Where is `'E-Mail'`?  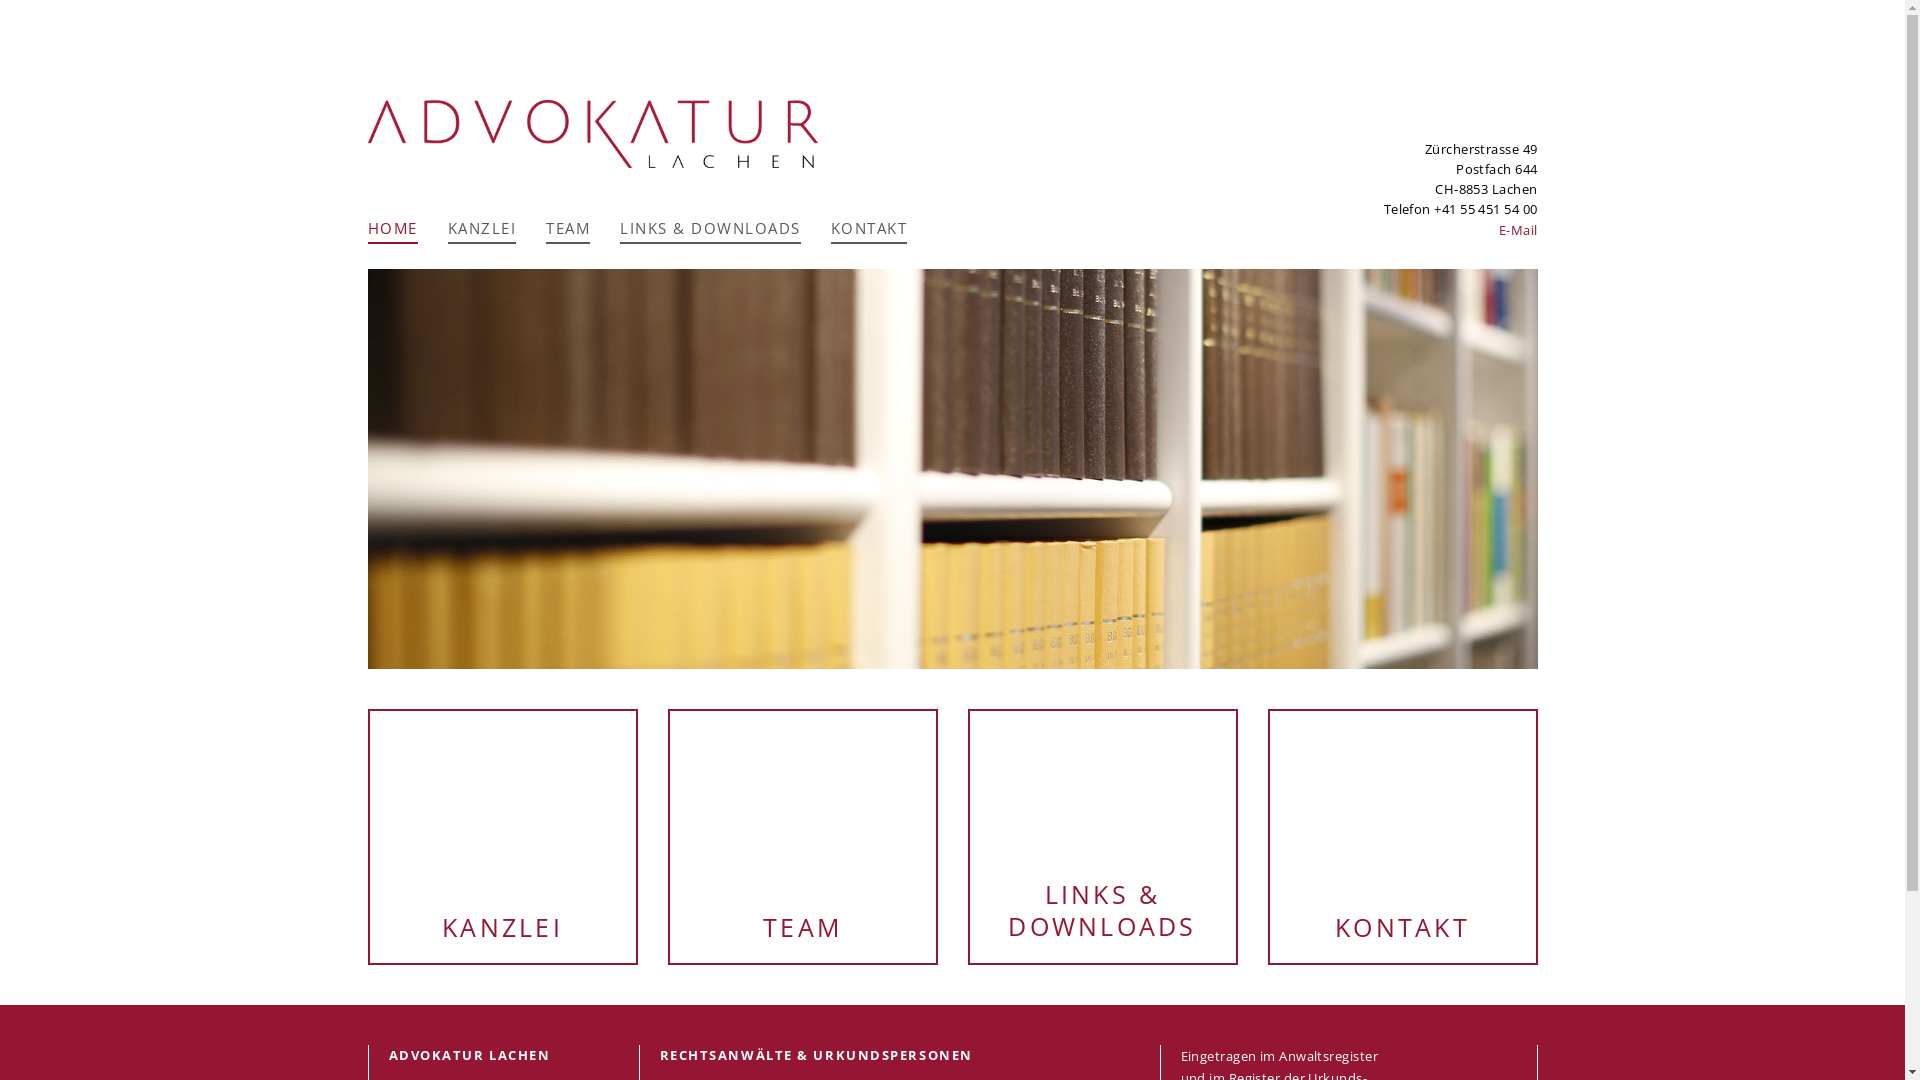 'E-Mail' is located at coordinates (1518, 229).